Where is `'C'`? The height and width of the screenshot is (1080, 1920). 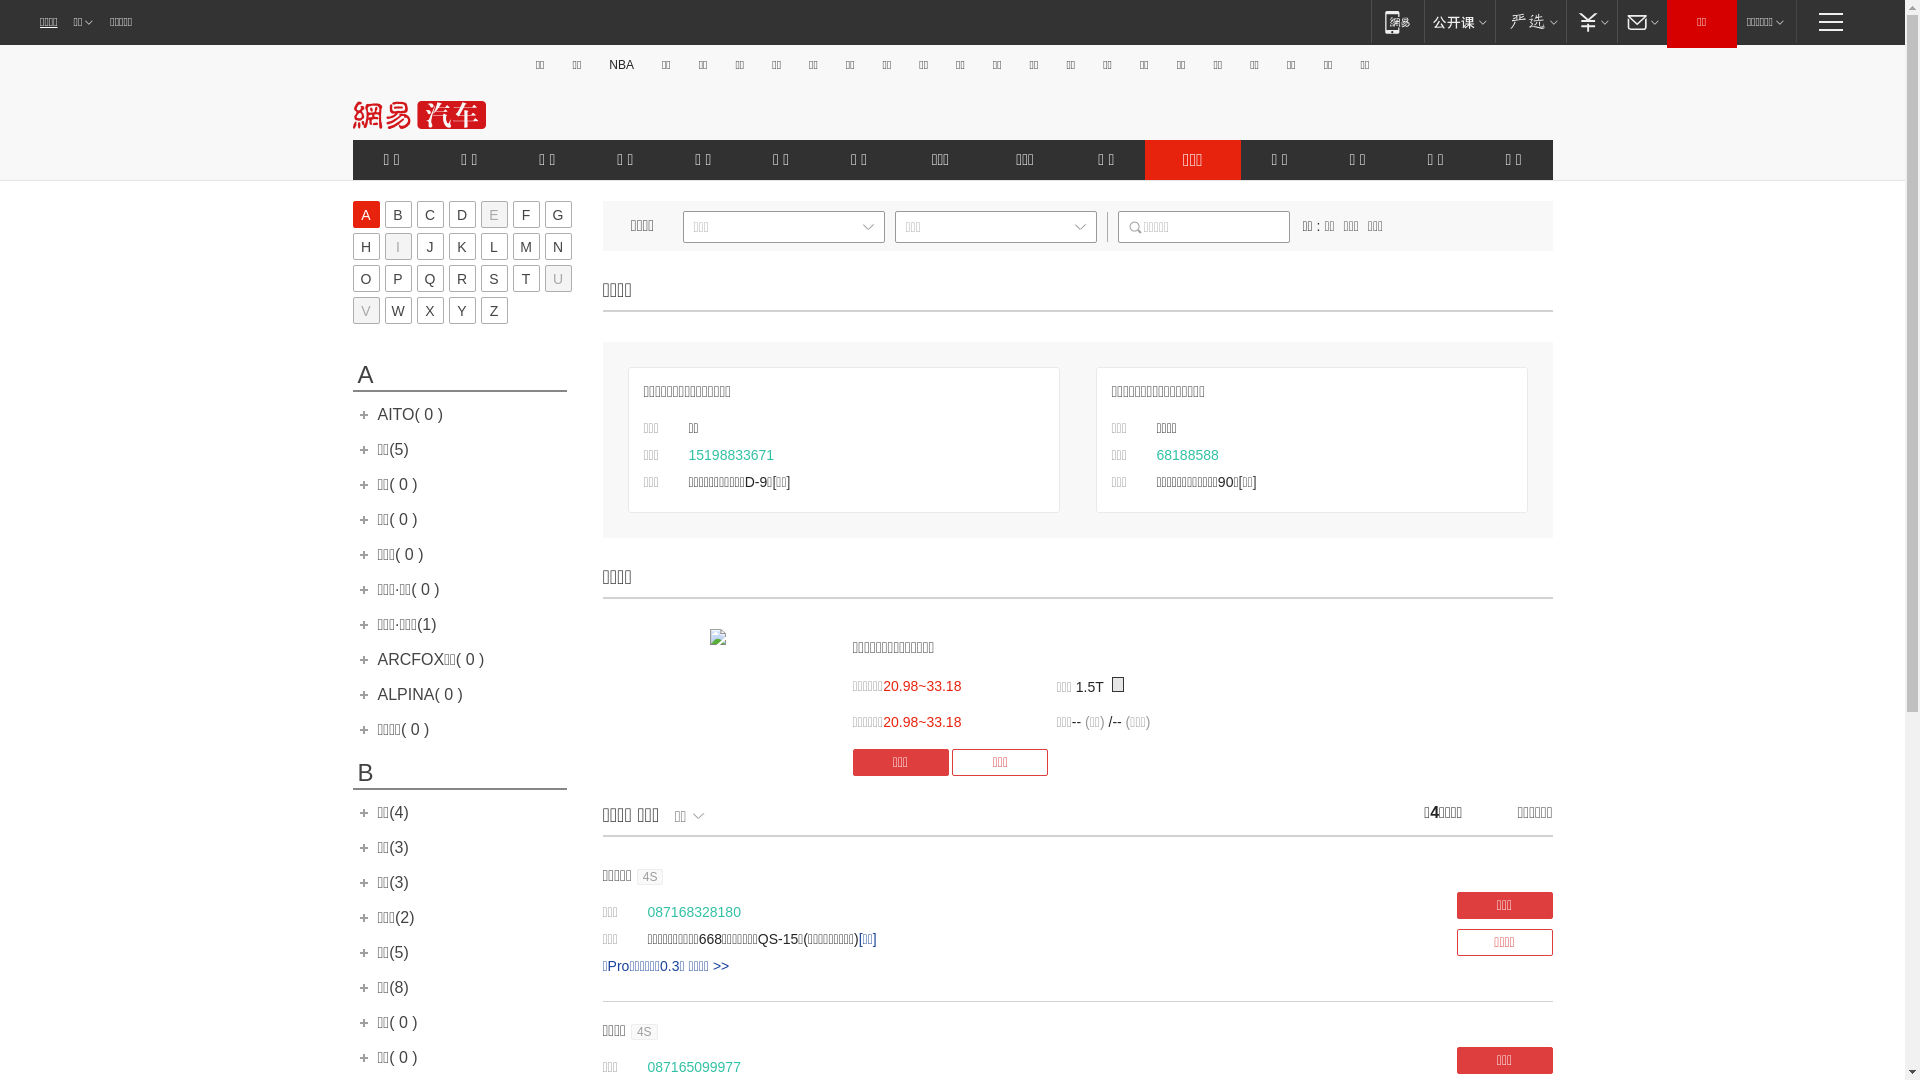
'C' is located at coordinates (415, 214).